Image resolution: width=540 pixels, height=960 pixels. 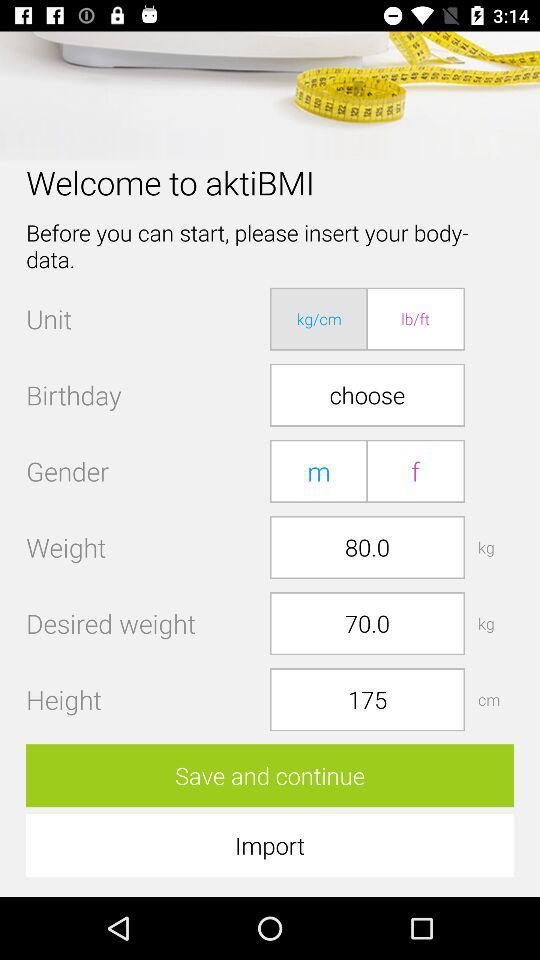 I want to click on item next to the birthday app, so click(x=366, y=394).